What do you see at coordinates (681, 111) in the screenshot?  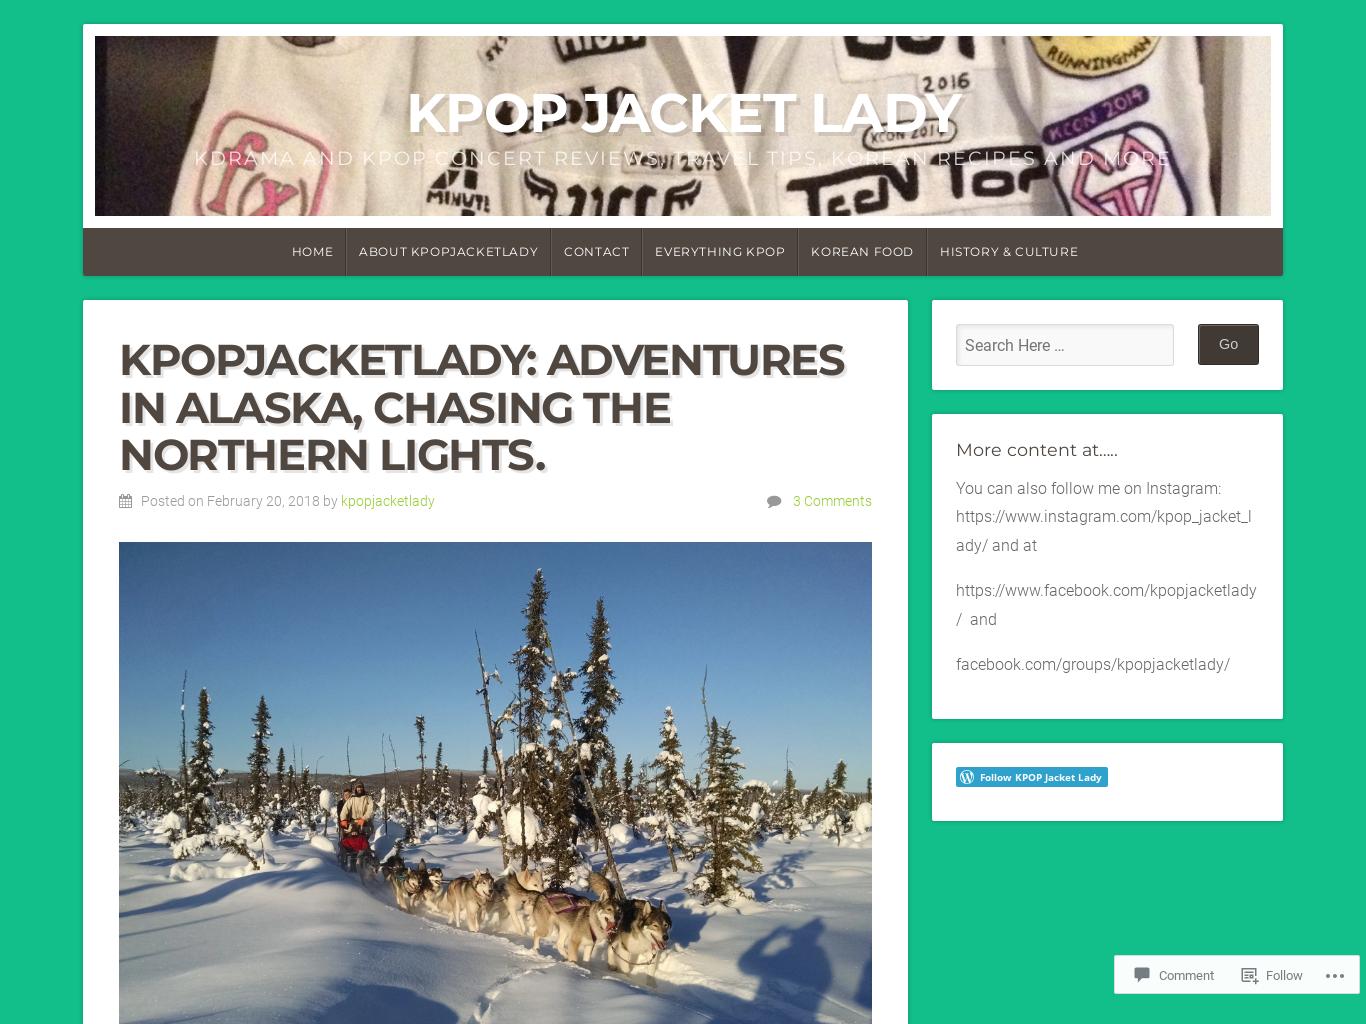 I see `'KPOP Jacket Lady'` at bounding box center [681, 111].